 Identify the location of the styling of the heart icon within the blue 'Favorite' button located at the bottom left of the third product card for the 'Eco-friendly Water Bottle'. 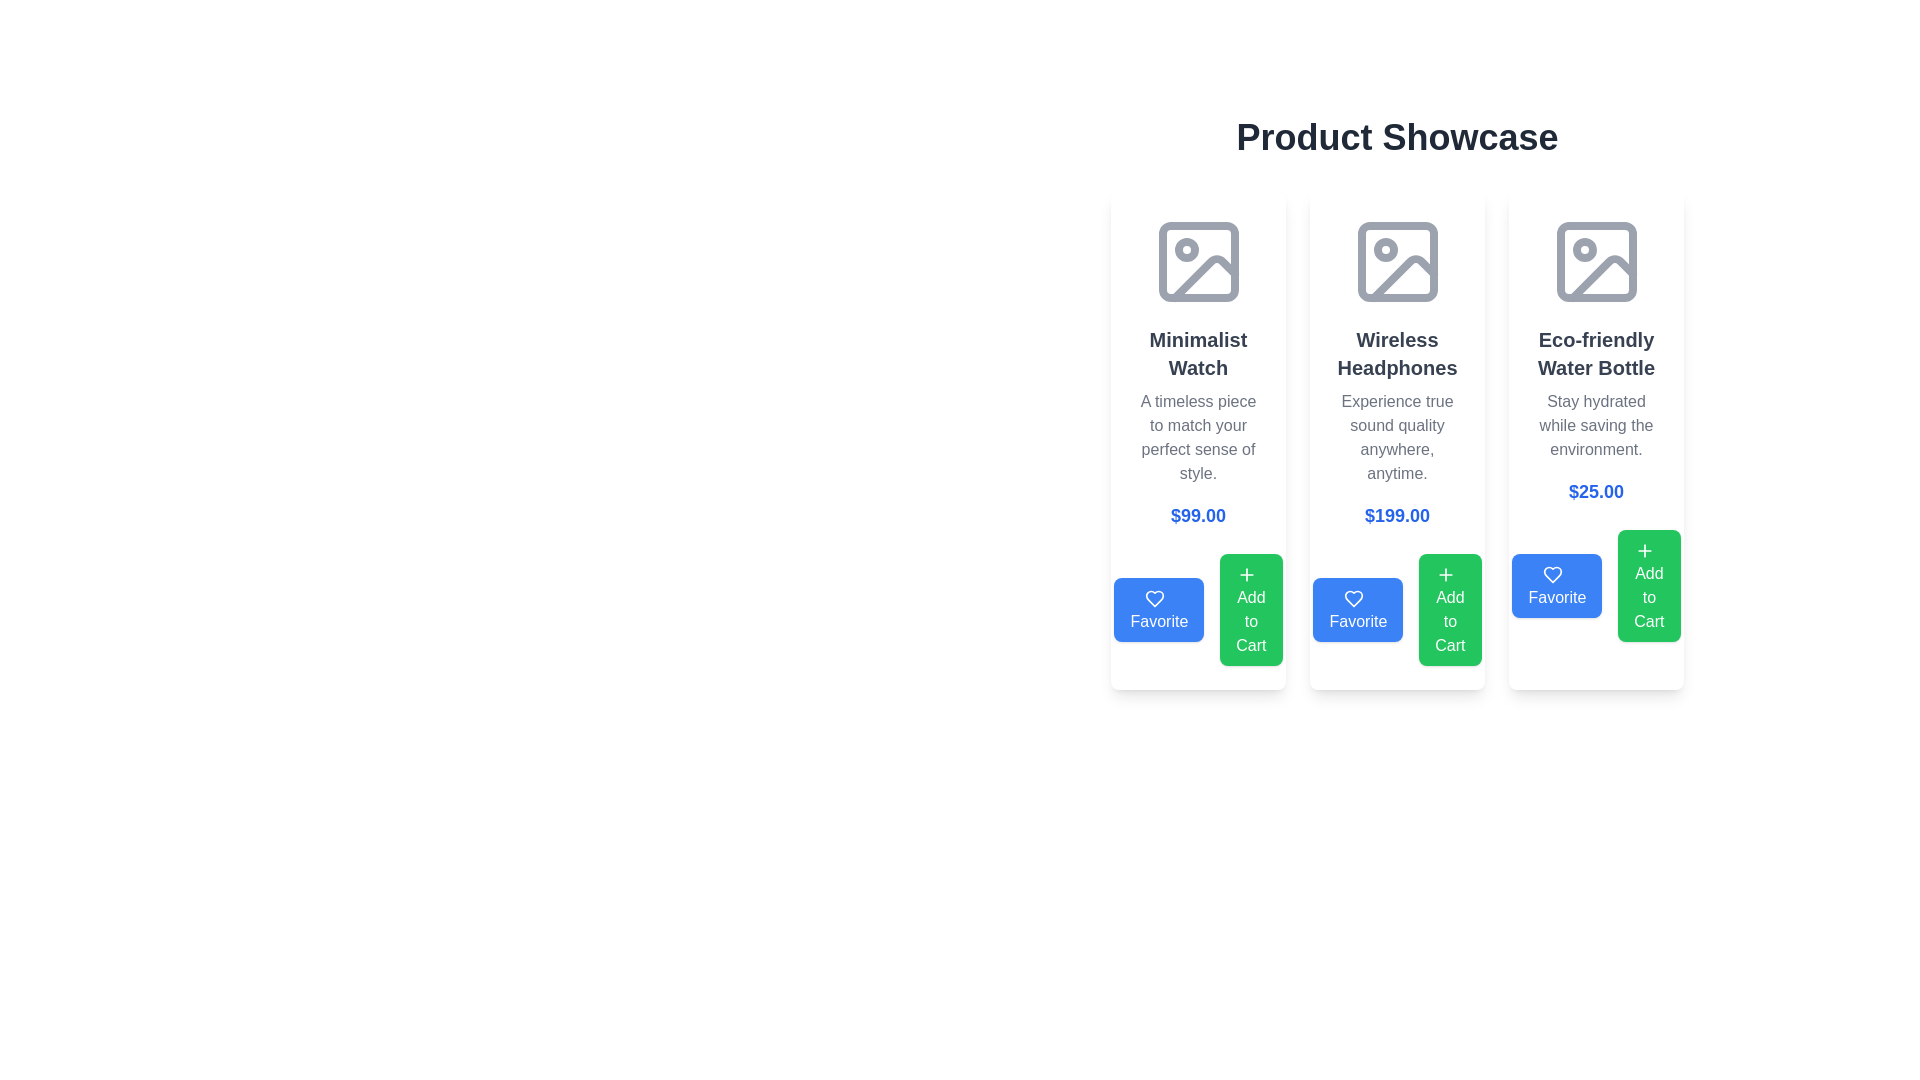
(1552, 574).